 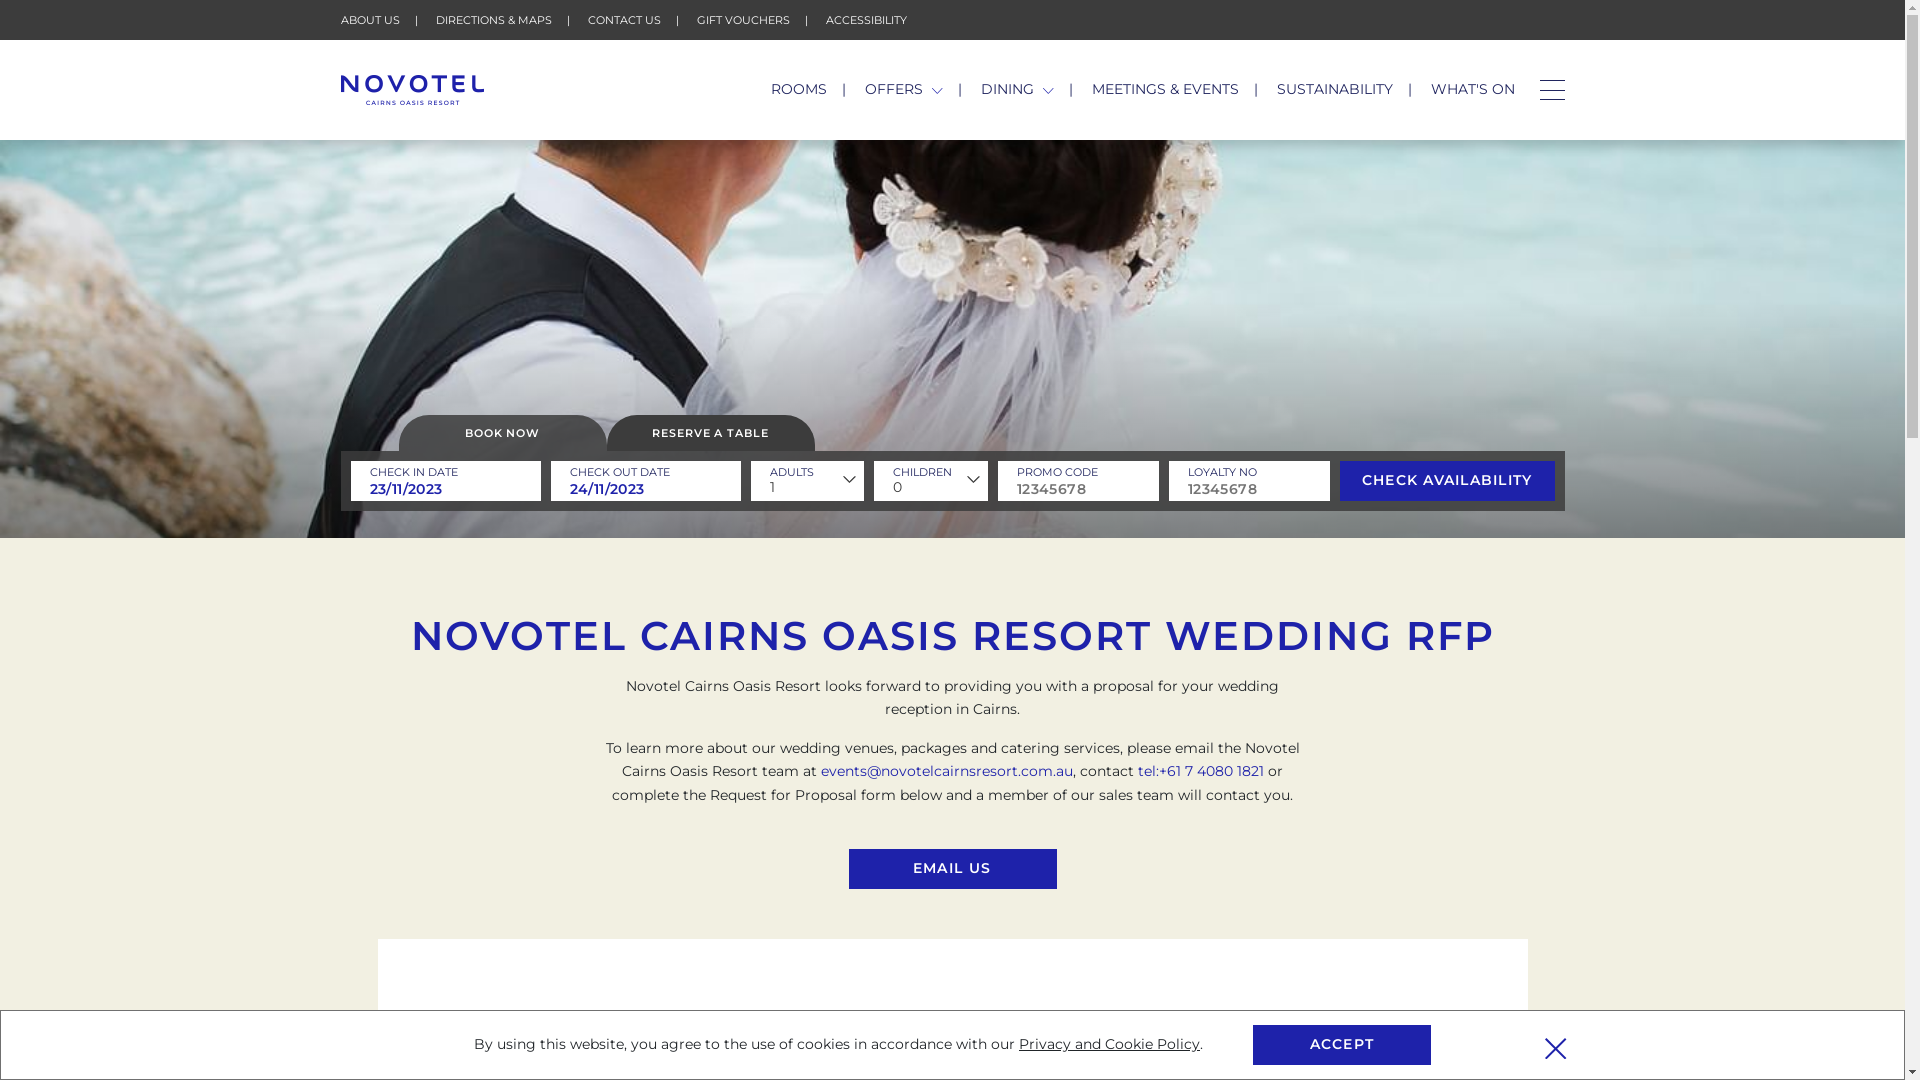 What do you see at coordinates (710, 431) in the screenshot?
I see `'RESERVE A TABLE'` at bounding box center [710, 431].